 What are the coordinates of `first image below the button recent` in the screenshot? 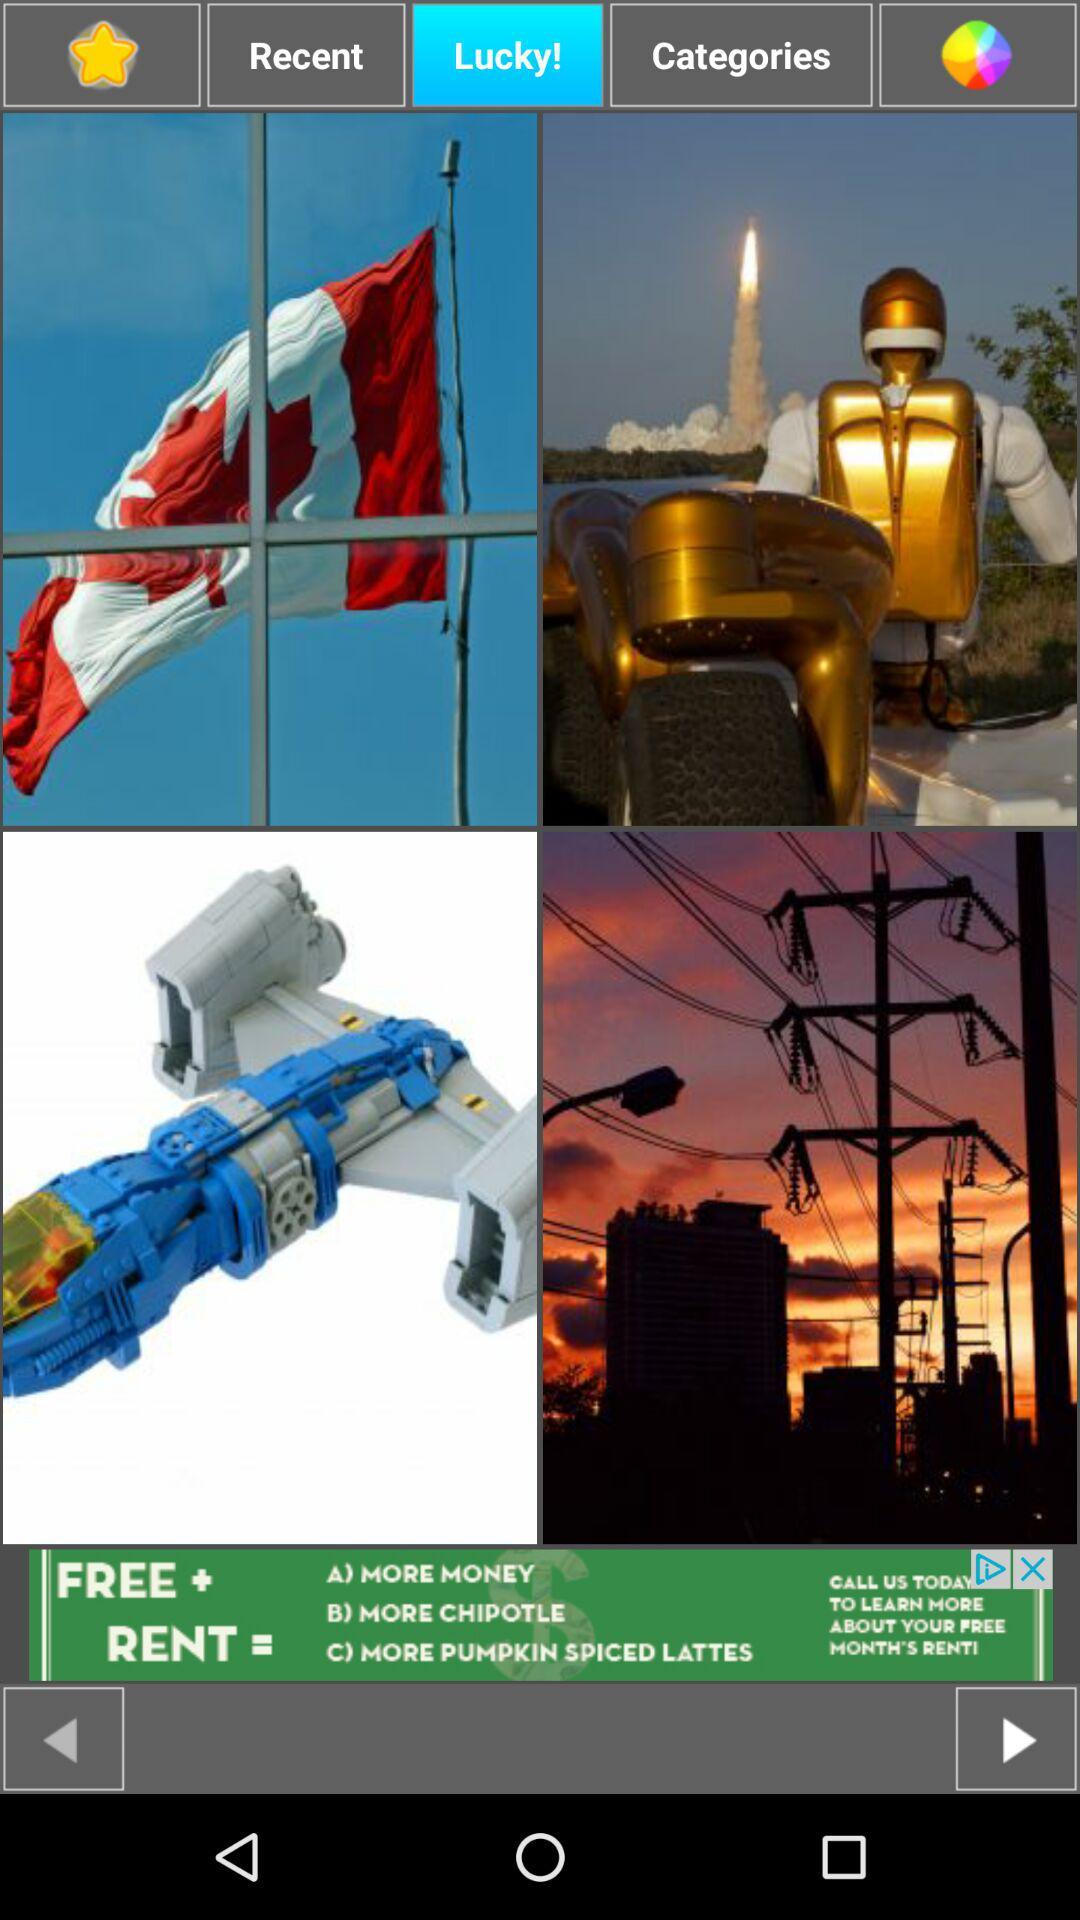 It's located at (270, 468).